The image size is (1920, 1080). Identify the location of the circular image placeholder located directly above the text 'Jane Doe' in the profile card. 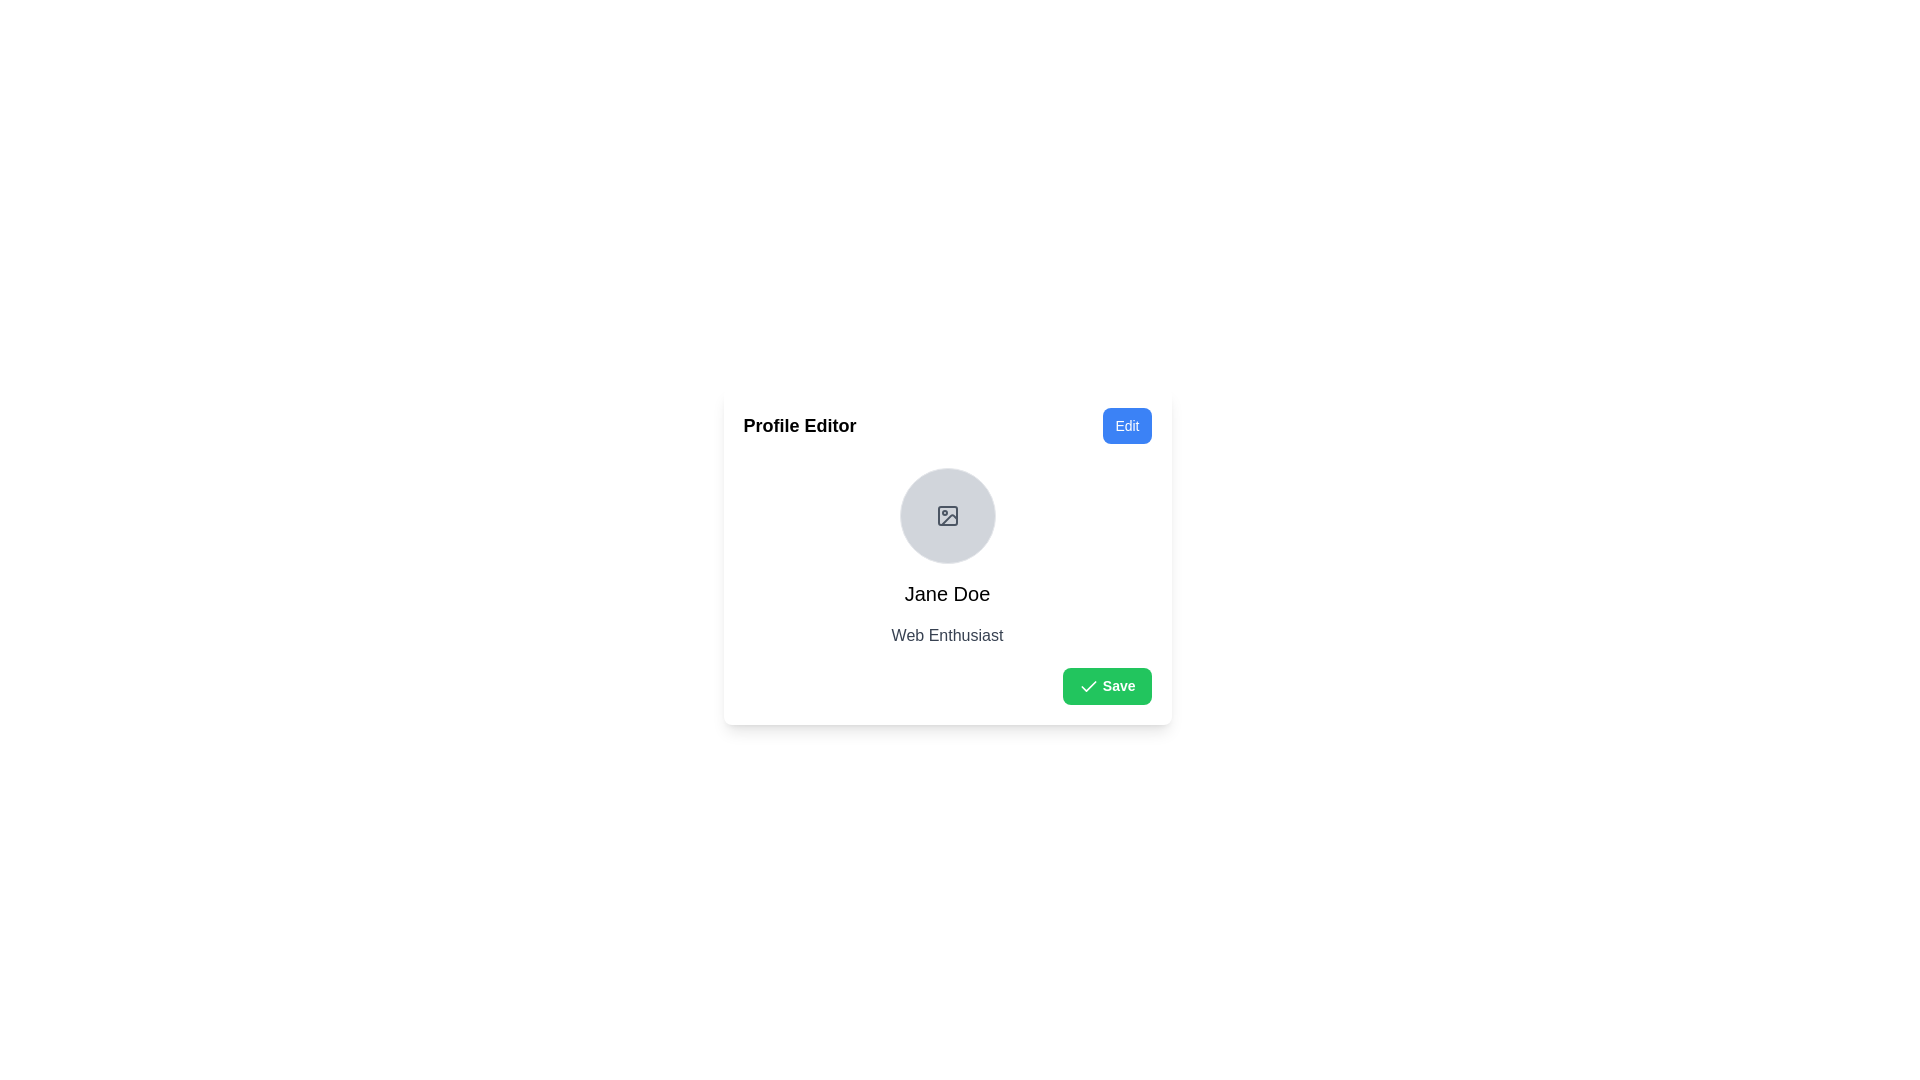
(946, 515).